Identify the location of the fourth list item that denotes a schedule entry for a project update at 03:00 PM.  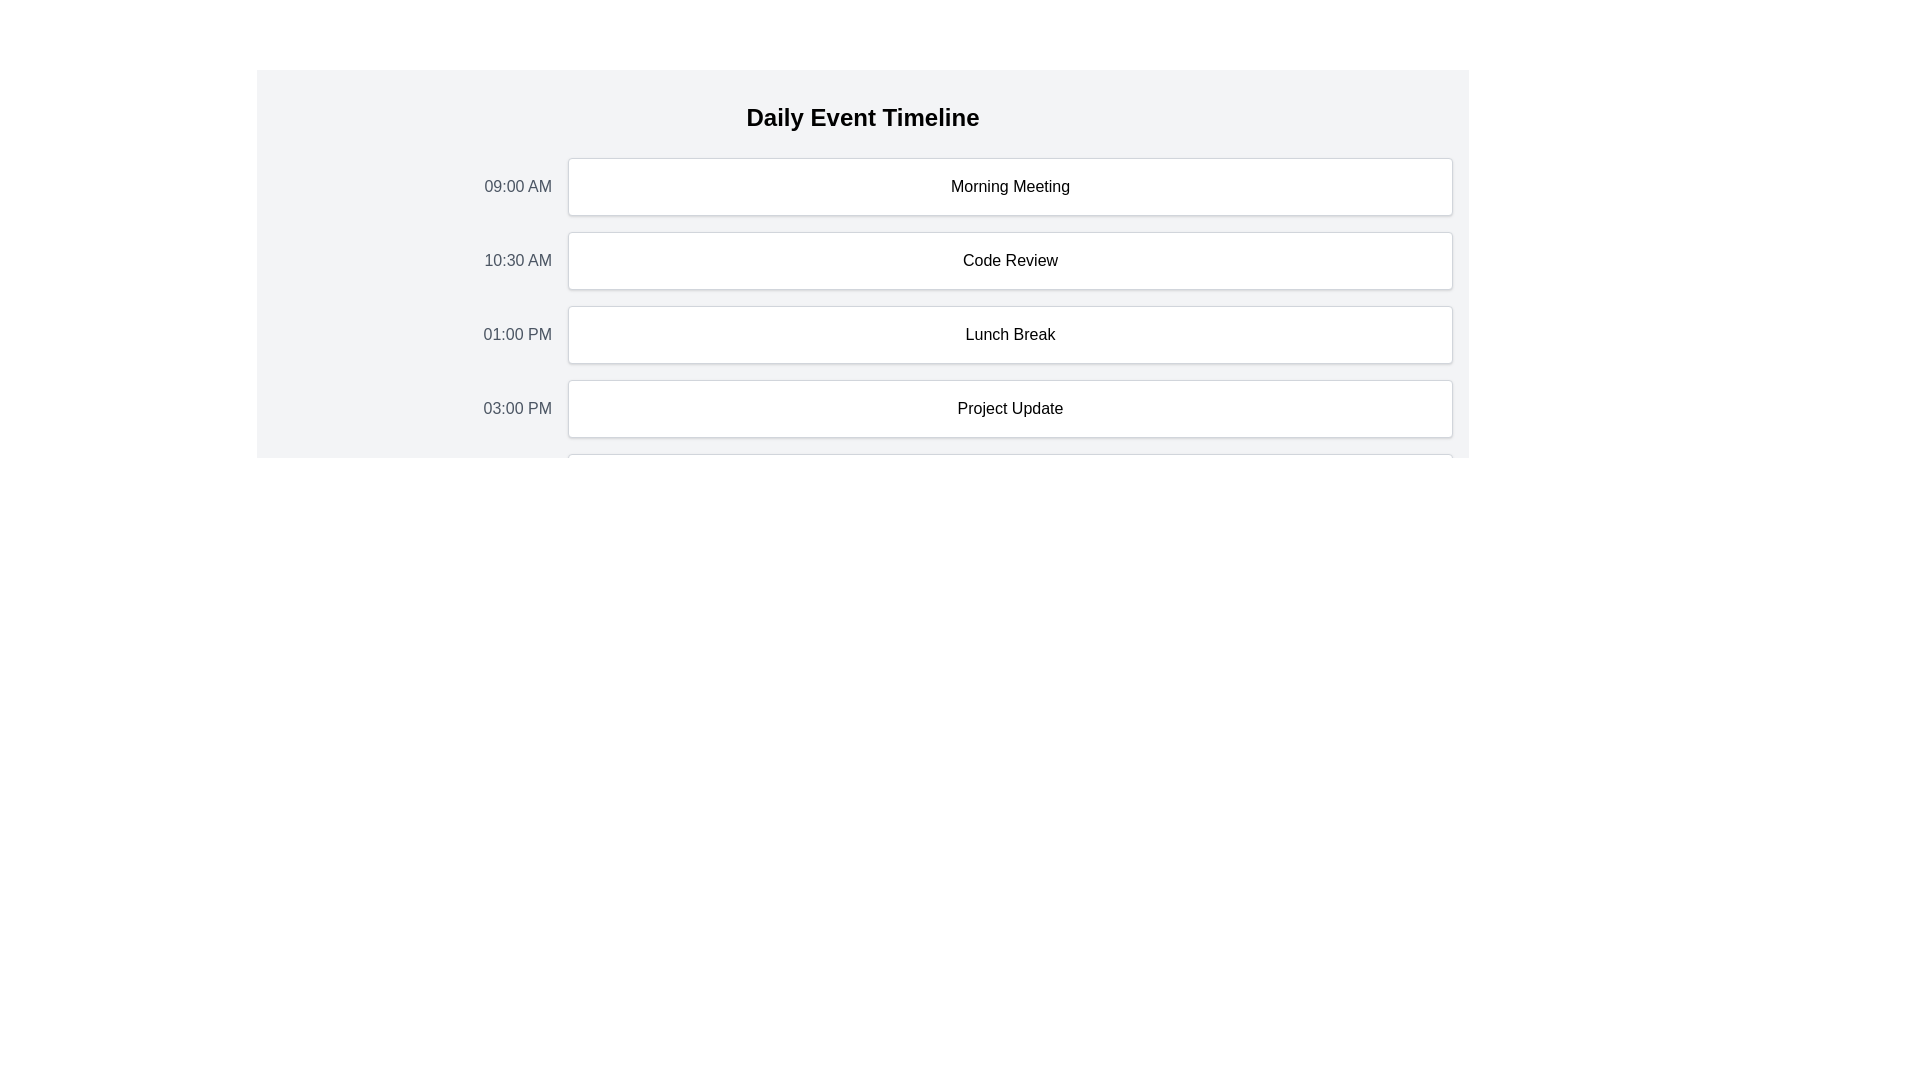
(863, 407).